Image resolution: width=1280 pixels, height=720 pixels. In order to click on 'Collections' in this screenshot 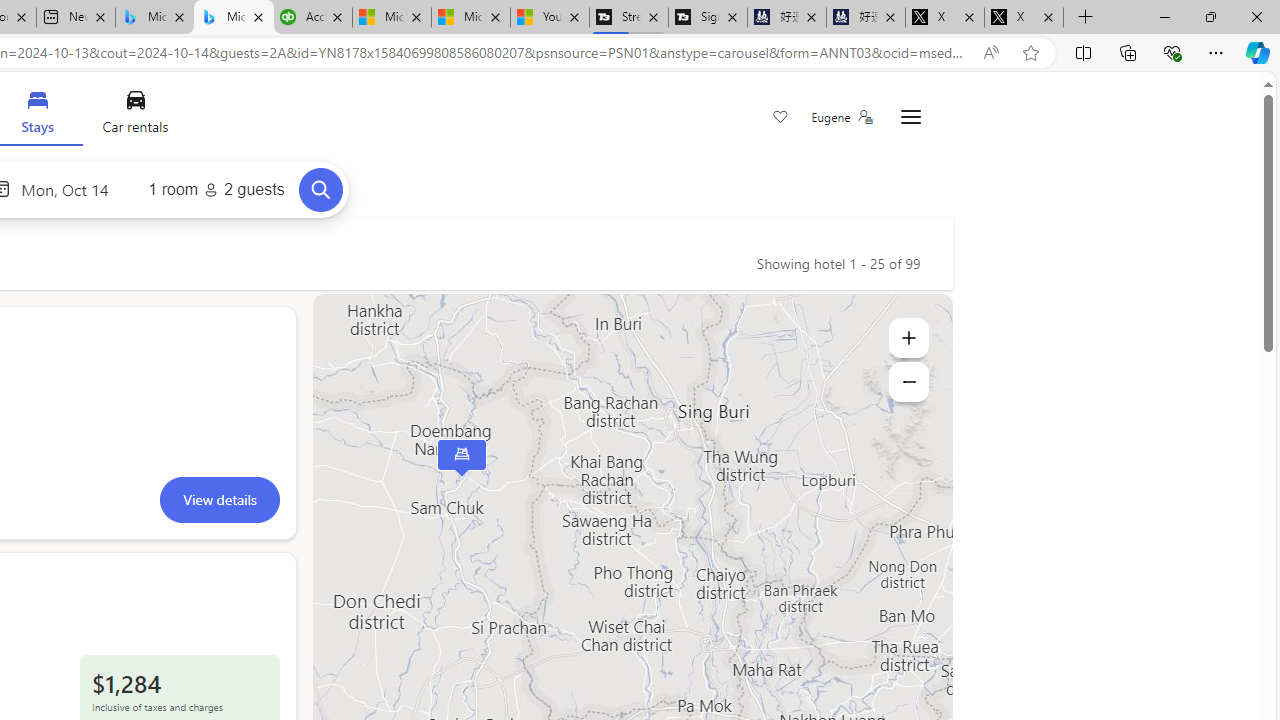, I will do `click(1128, 51)`.